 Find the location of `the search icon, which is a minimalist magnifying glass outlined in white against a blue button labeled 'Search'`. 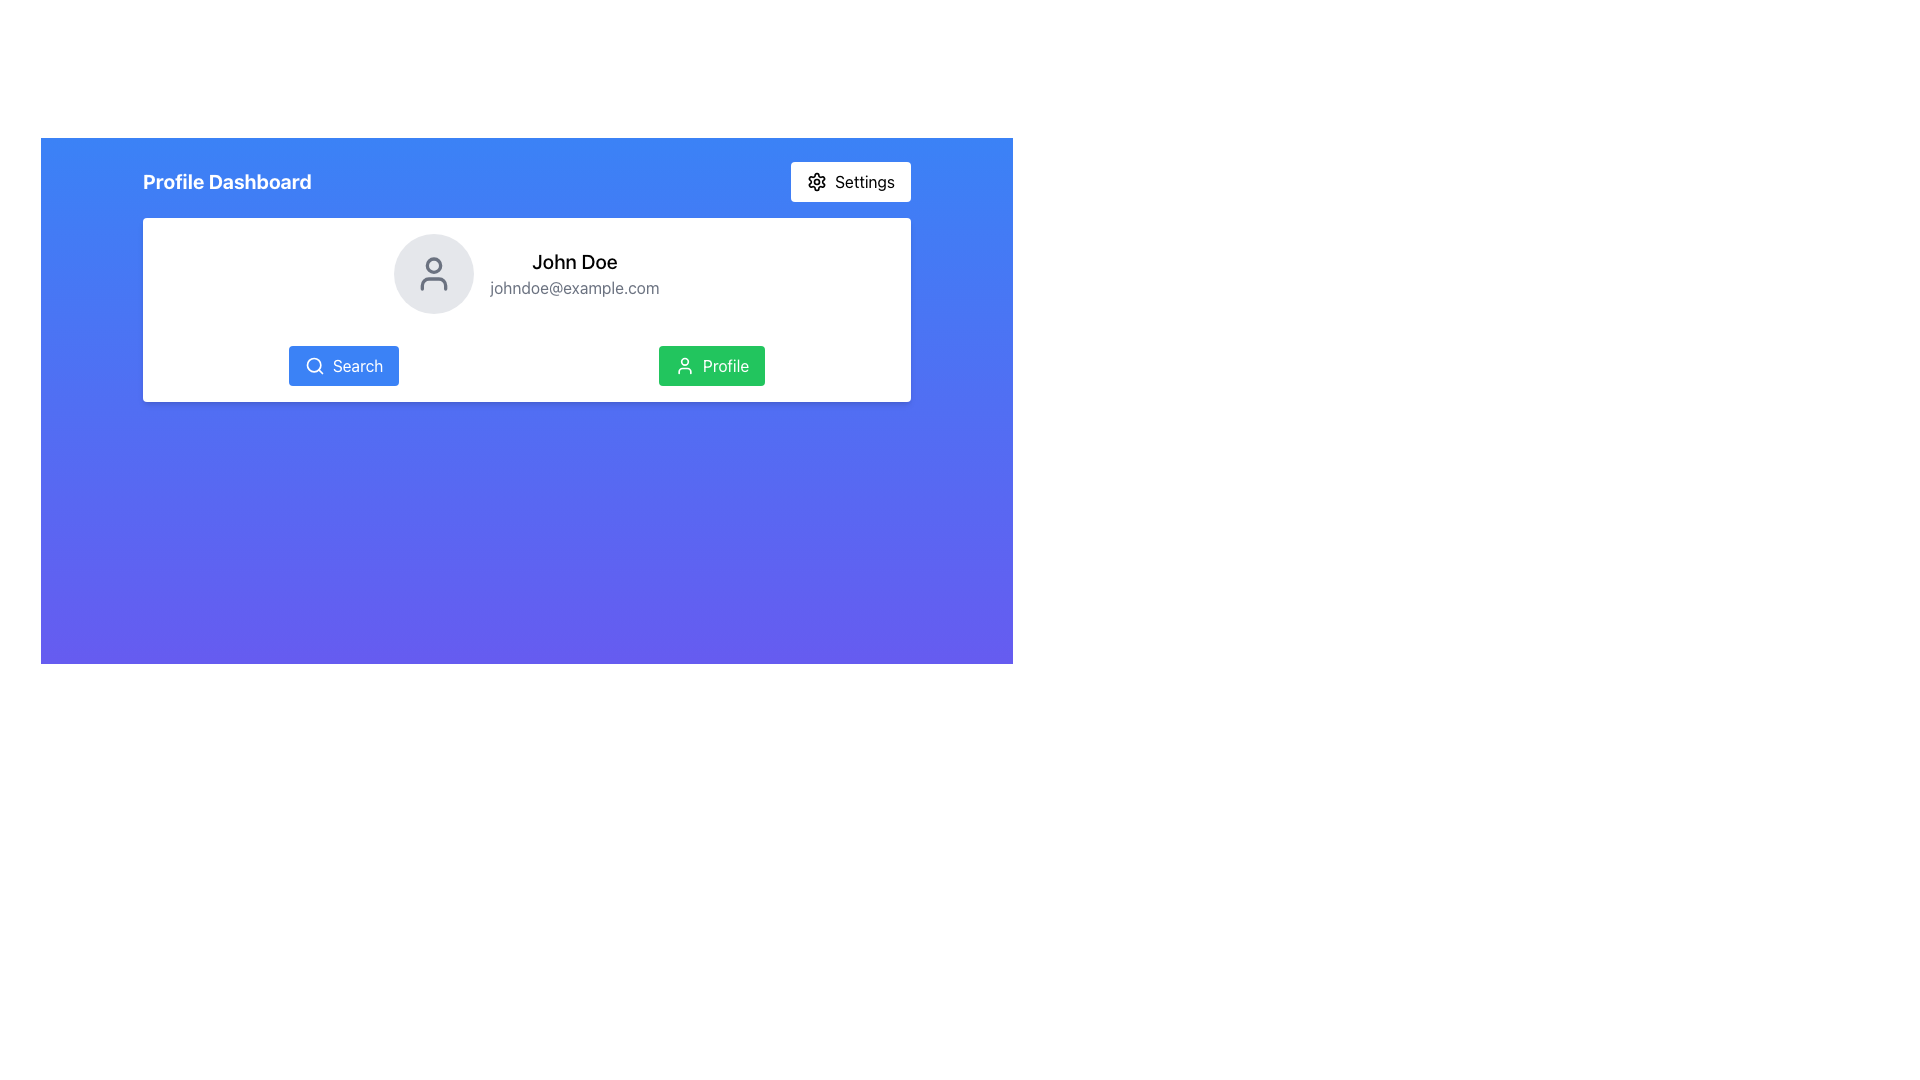

the search icon, which is a minimalist magnifying glass outlined in white against a blue button labeled 'Search' is located at coordinates (313, 366).